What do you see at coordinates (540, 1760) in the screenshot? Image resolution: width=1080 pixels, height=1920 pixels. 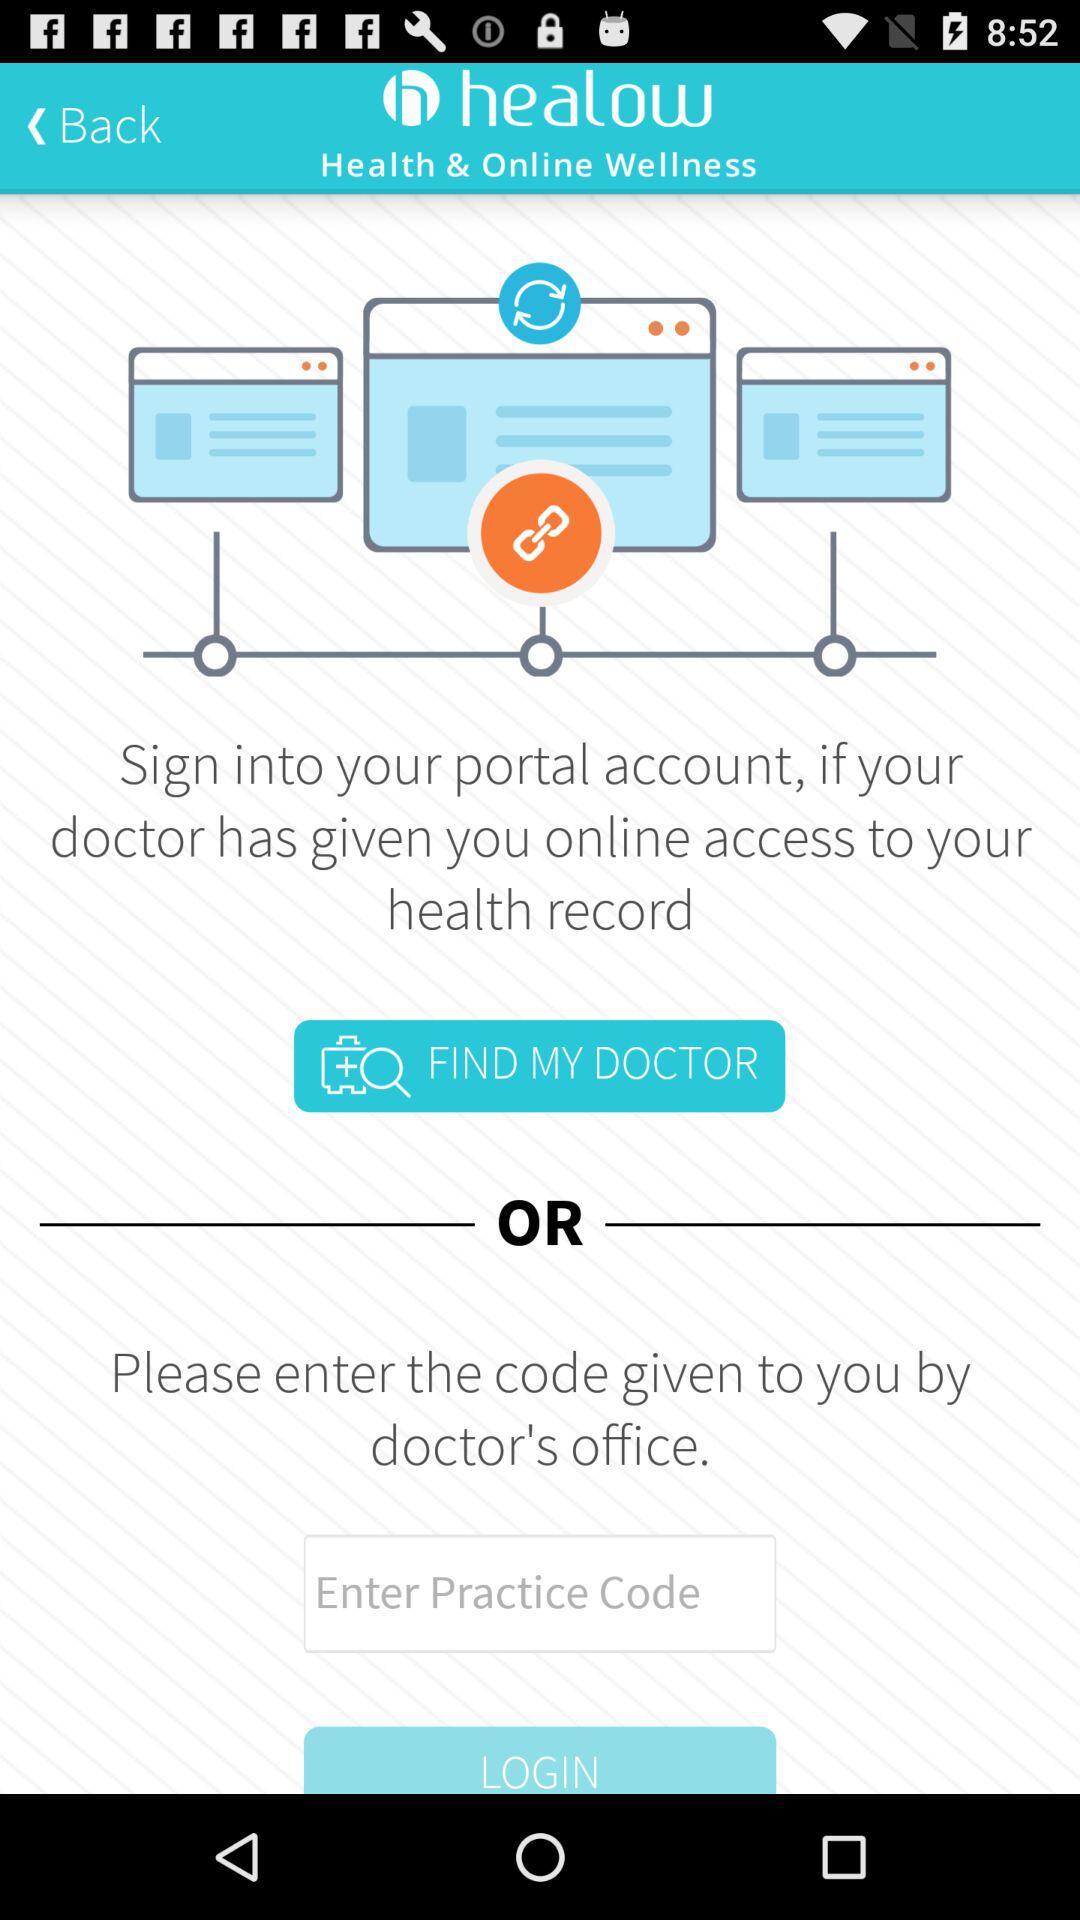 I see `login` at bounding box center [540, 1760].